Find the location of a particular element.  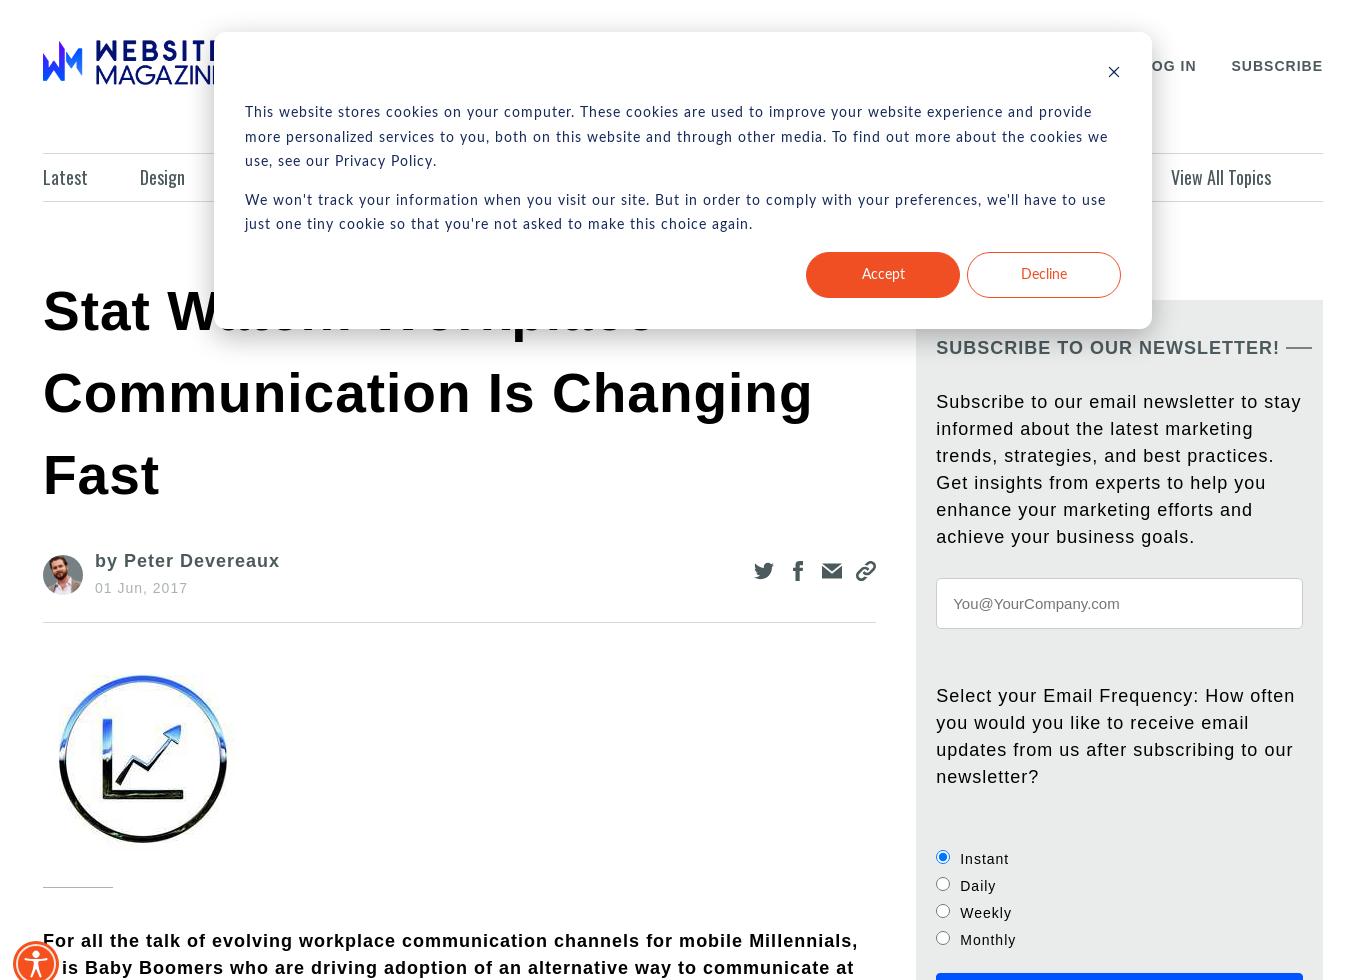

'Subscribe to our email newsletter to stay informed about the latest marketing trends, strategies, and best practices. Get insights from experts to help you enhance your marketing efforts and achieve your business goals.' is located at coordinates (1117, 468).